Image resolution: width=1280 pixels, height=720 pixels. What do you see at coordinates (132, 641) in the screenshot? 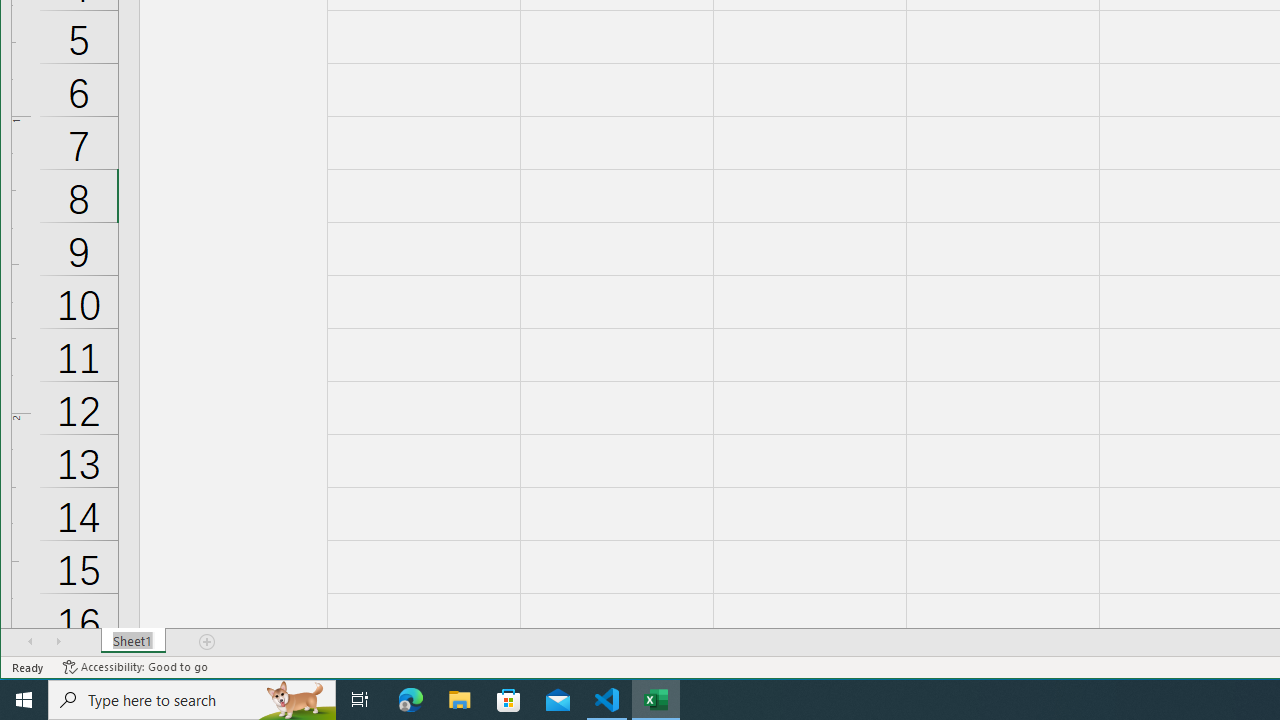
I see `'Sheet Tab'` at bounding box center [132, 641].